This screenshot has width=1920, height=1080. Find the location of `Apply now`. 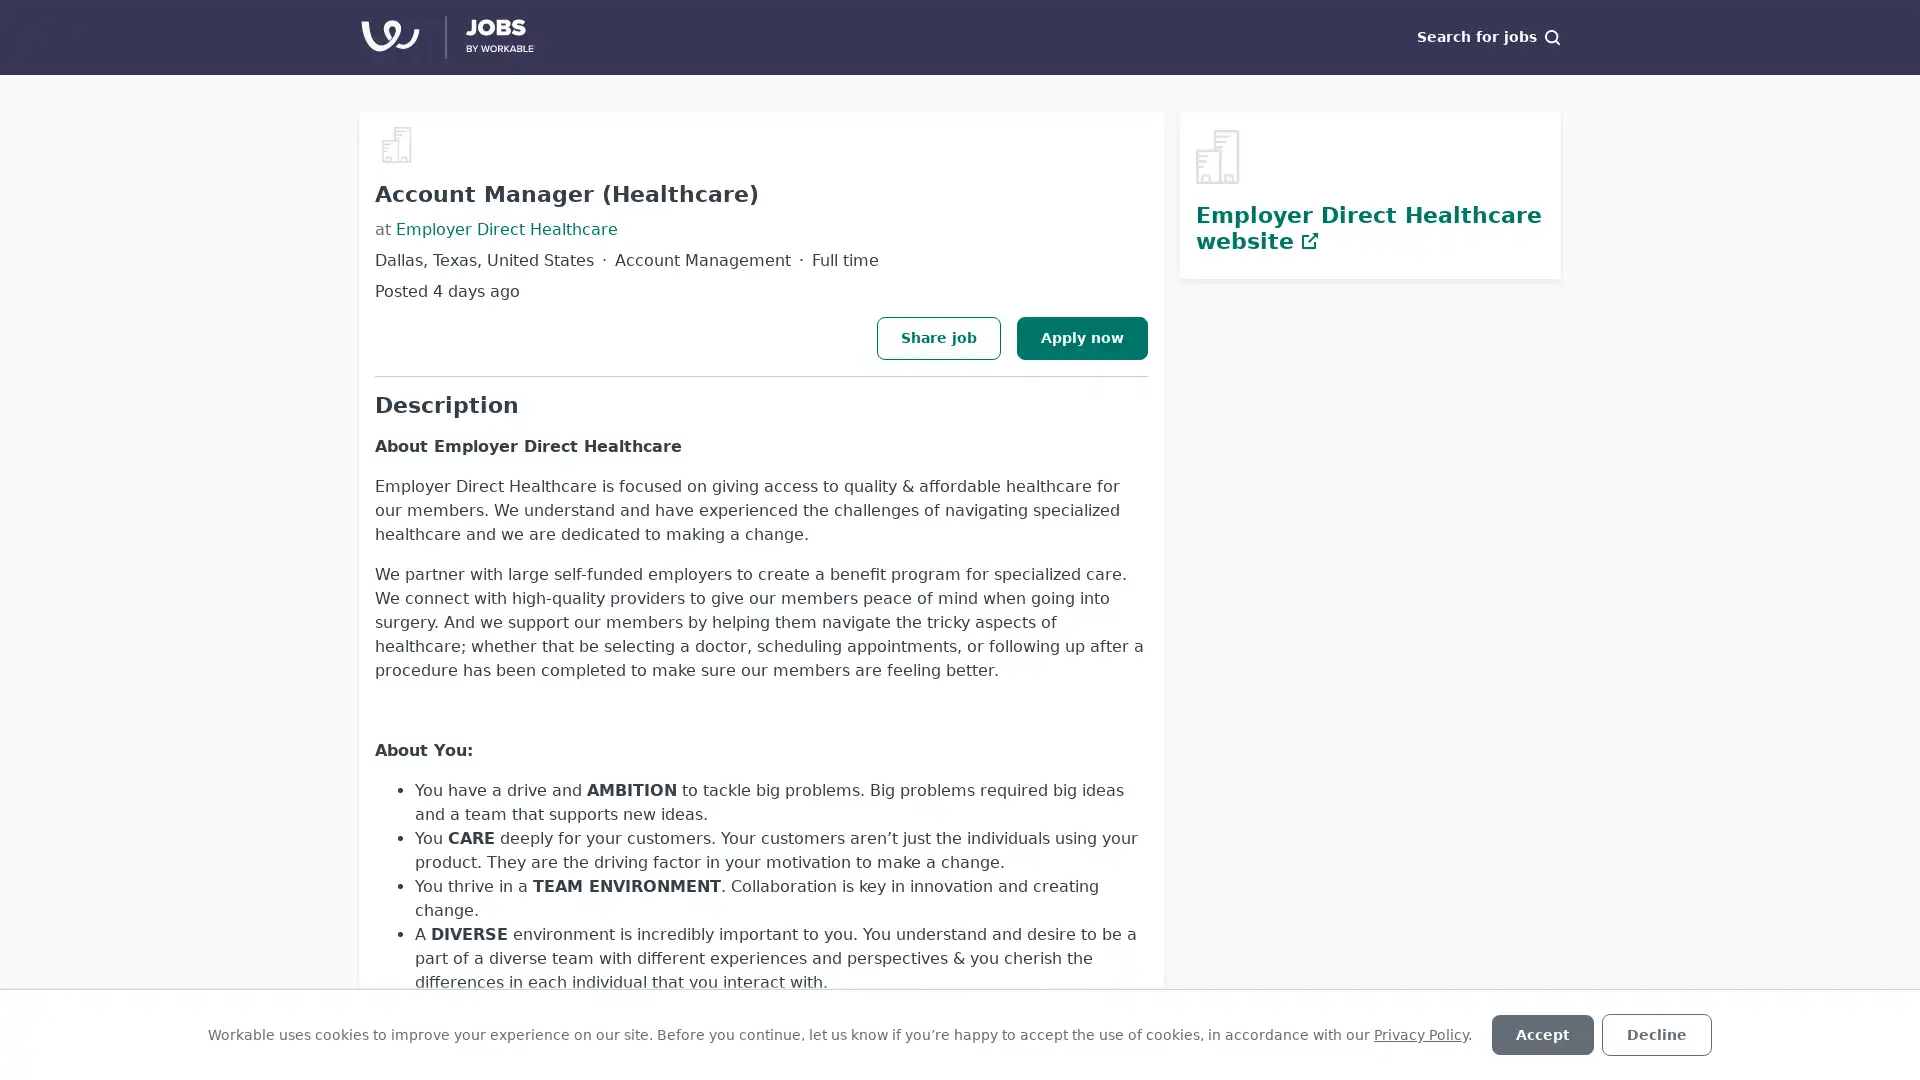

Apply now is located at coordinates (1081, 336).